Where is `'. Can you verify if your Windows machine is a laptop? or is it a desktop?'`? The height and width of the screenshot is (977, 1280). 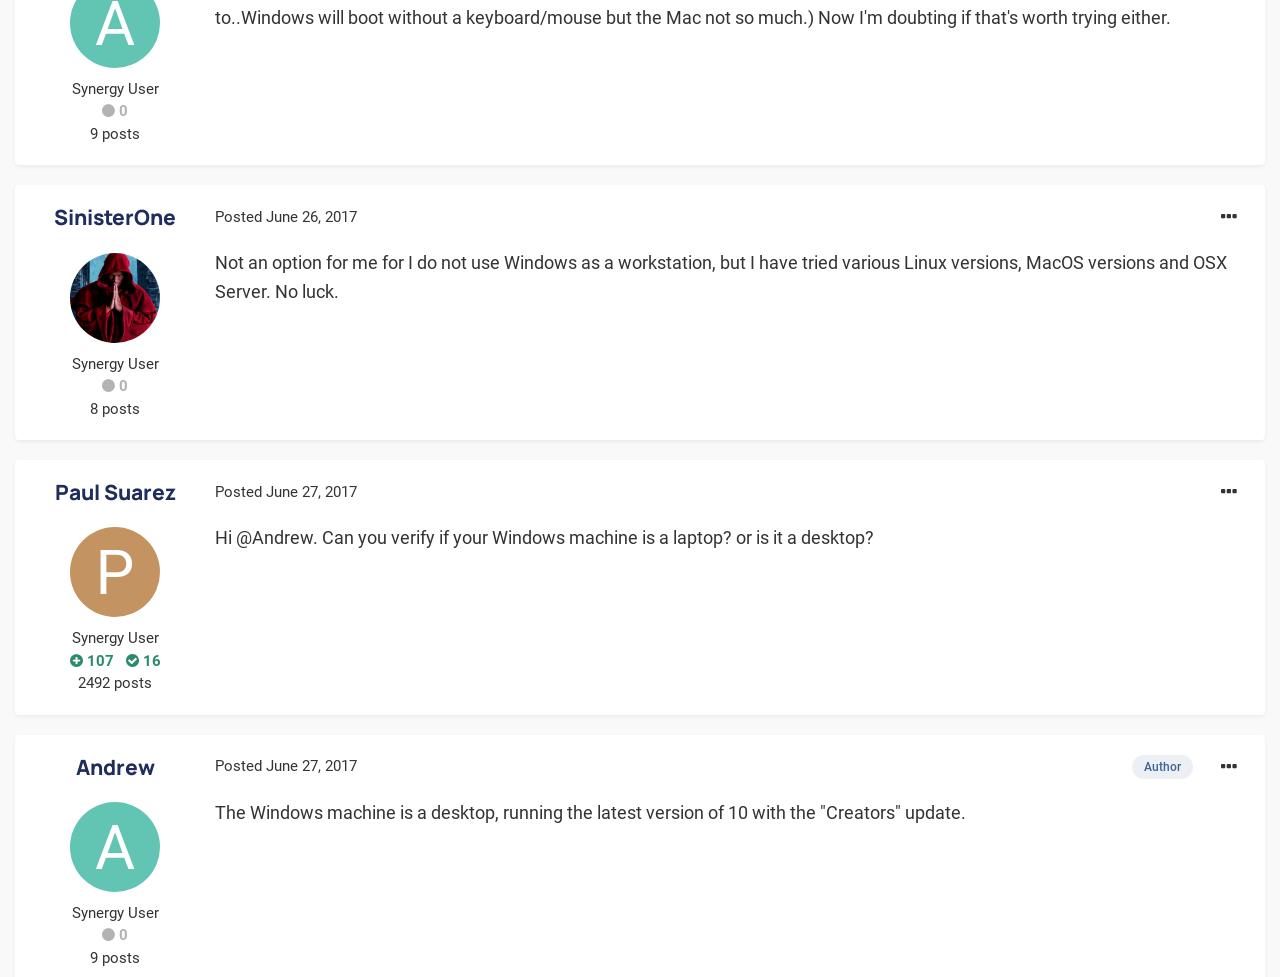
'. Can you verify if your Windows machine is a laptop? or is it a desktop?' is located at coordinates (592, 536).